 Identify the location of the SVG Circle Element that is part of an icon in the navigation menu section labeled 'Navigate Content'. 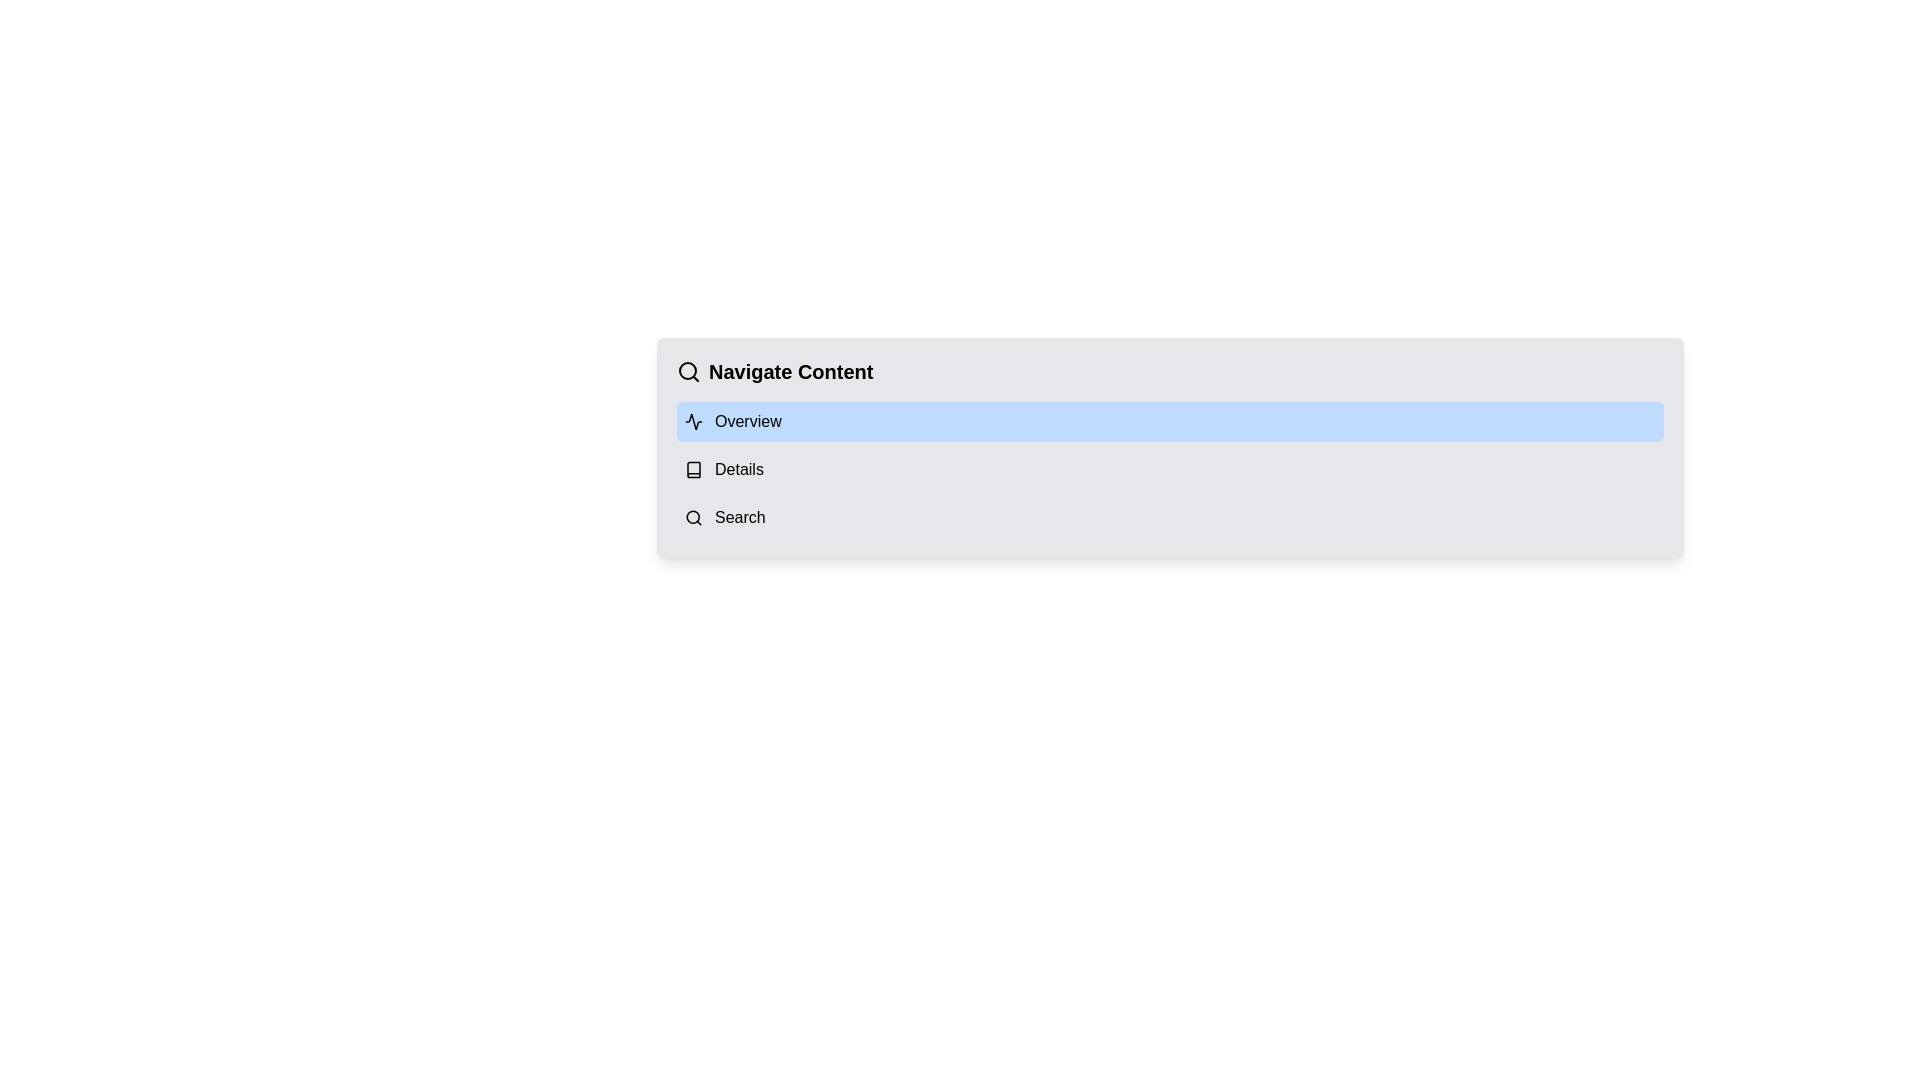
(687, 370).